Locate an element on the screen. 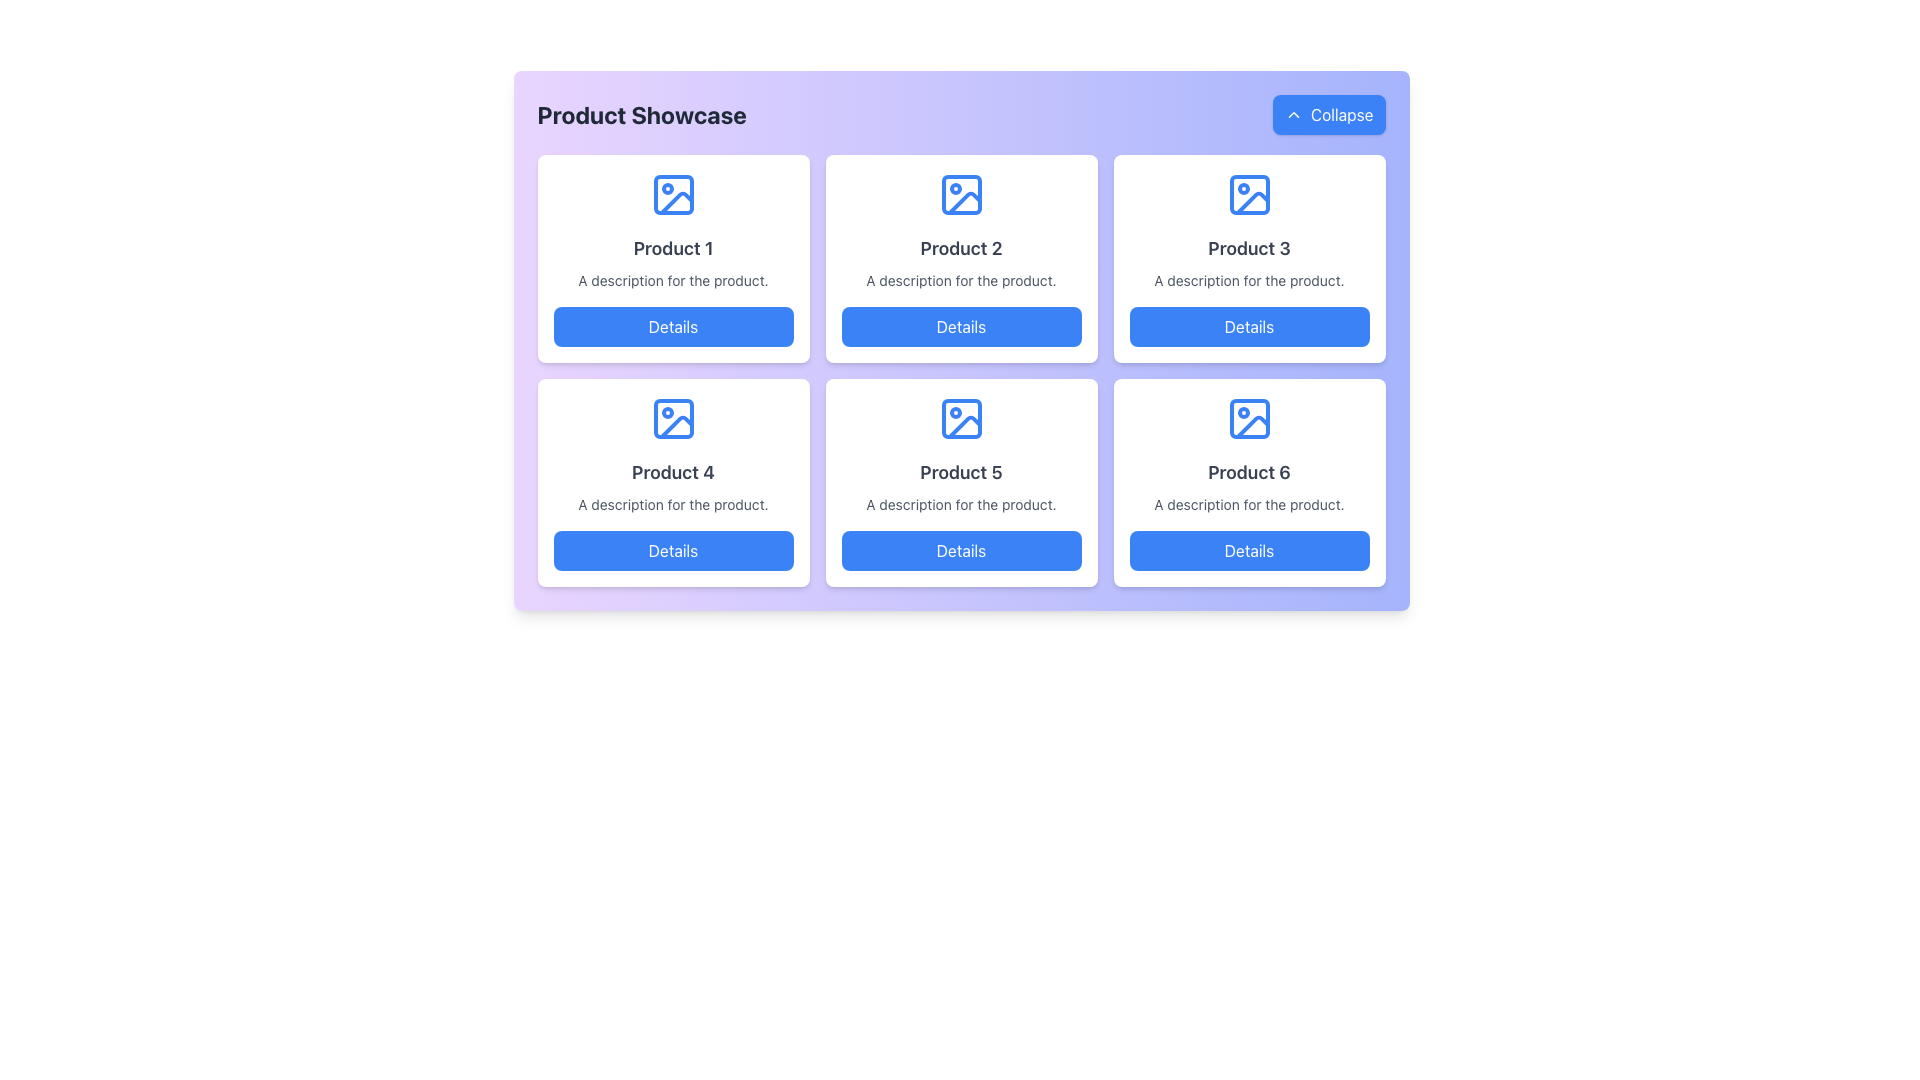 This screenshot has width=1920, height=1080. the Decorative Icon Detail, which is a thin curved line resembling a mountain slope, located within the graphical image icon of the 'Product 4' box is located at coordinates (676, 426).